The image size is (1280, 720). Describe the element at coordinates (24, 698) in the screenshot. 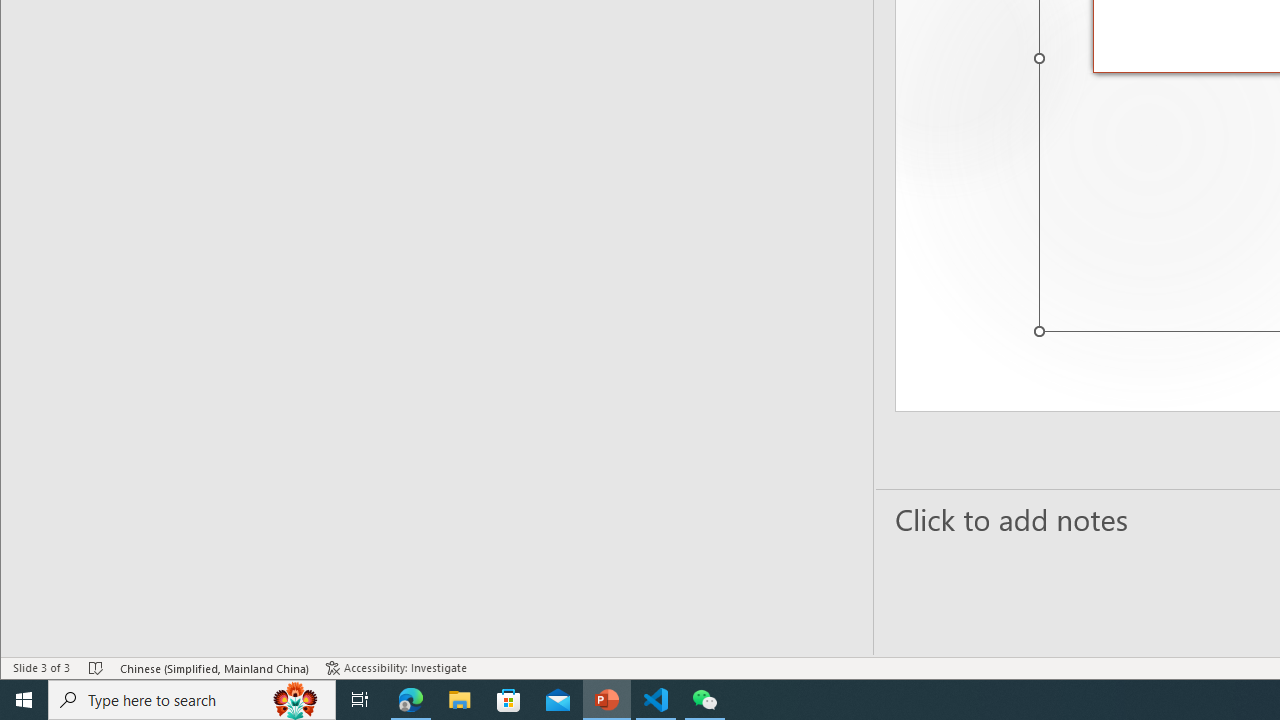

I see `'Start'` at that location.